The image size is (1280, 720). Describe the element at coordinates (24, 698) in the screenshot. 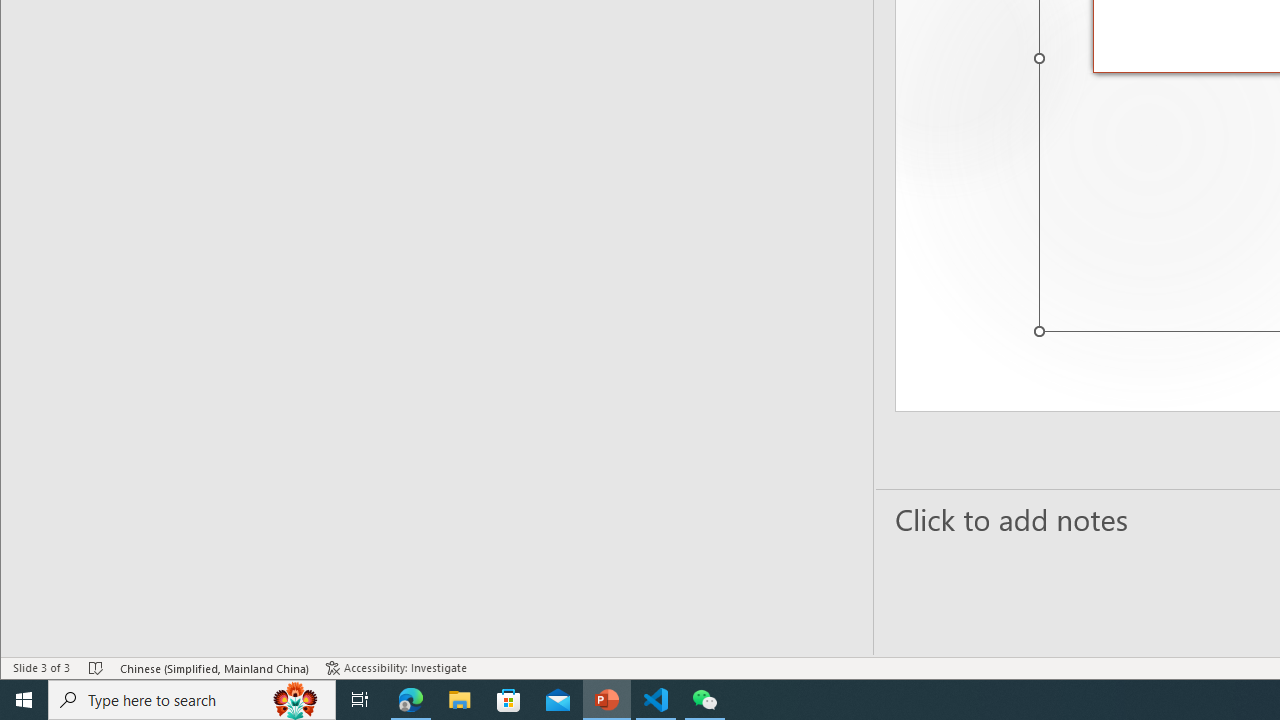

I see `'Start'` at that location.